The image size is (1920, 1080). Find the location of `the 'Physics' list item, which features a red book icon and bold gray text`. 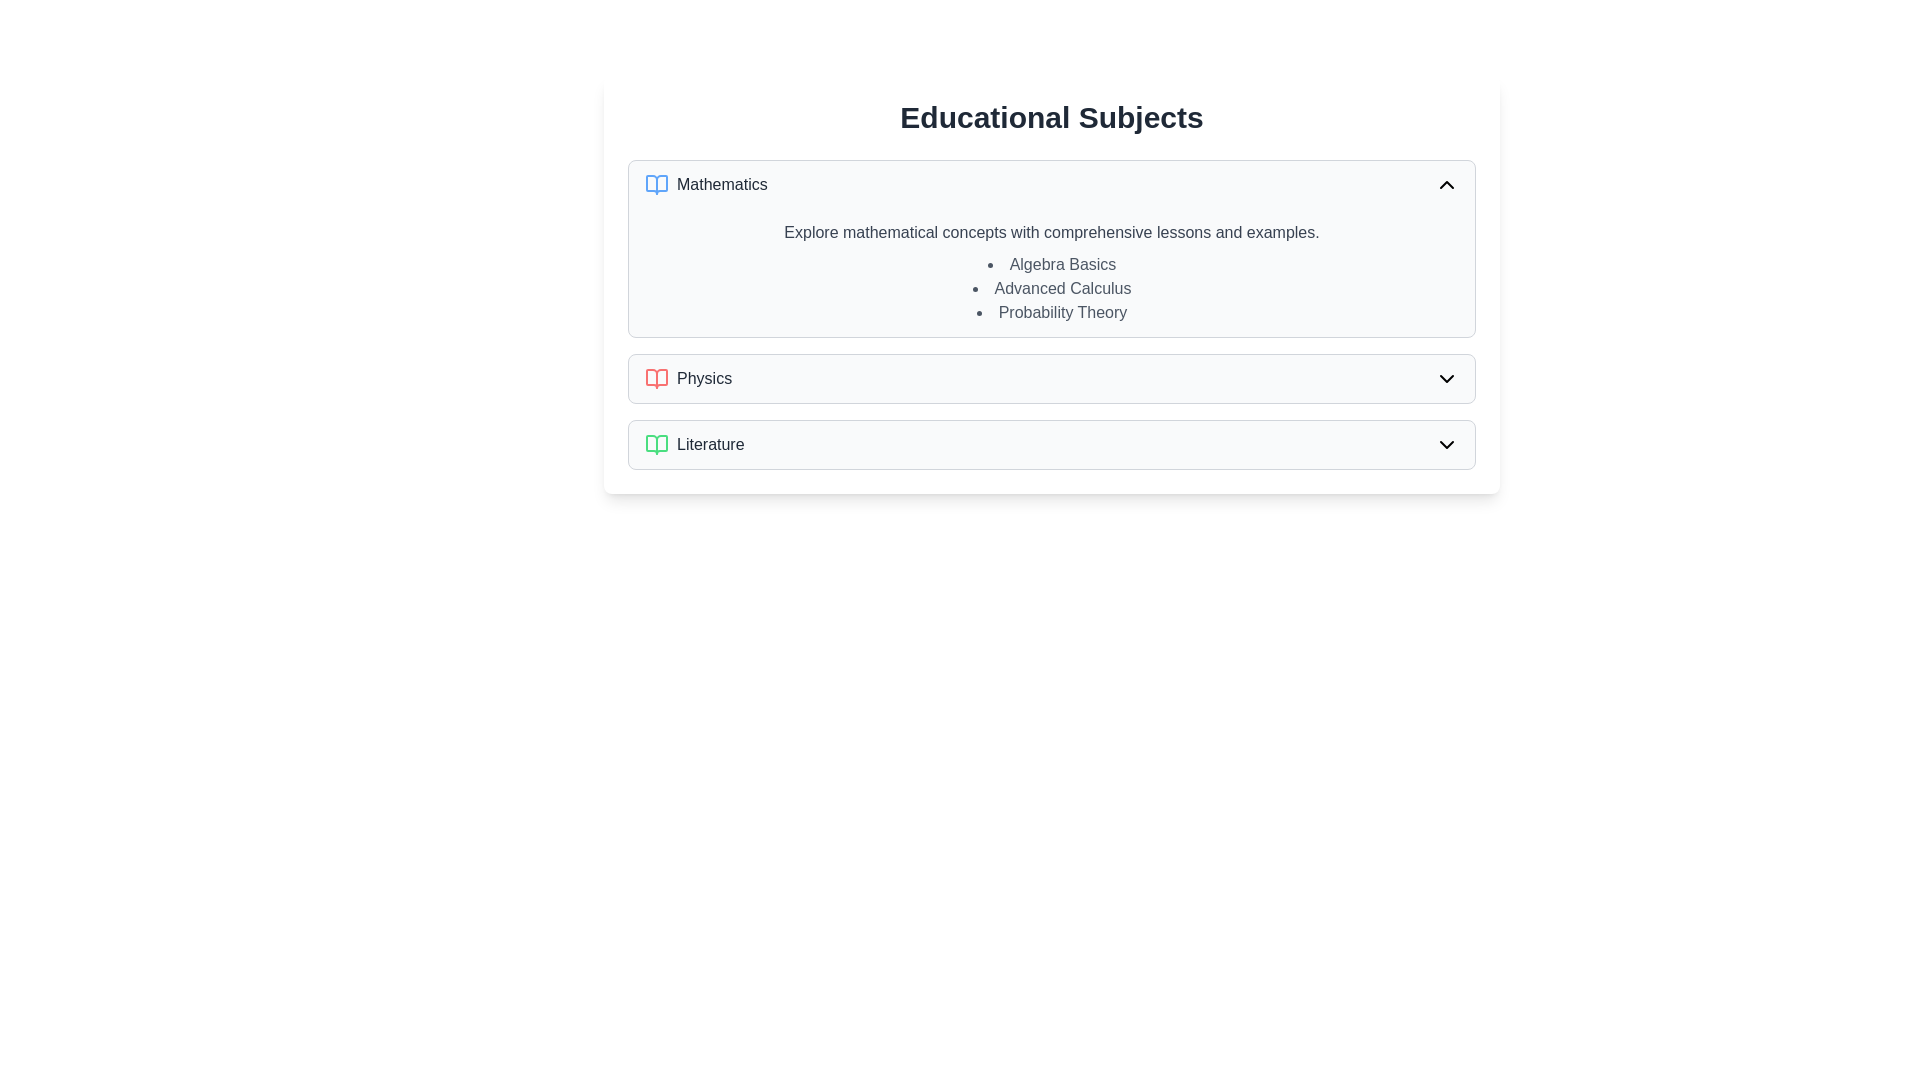

the 'Physics' list item, which features a red book icon and bold gray text is located at coordinates (688, 378).